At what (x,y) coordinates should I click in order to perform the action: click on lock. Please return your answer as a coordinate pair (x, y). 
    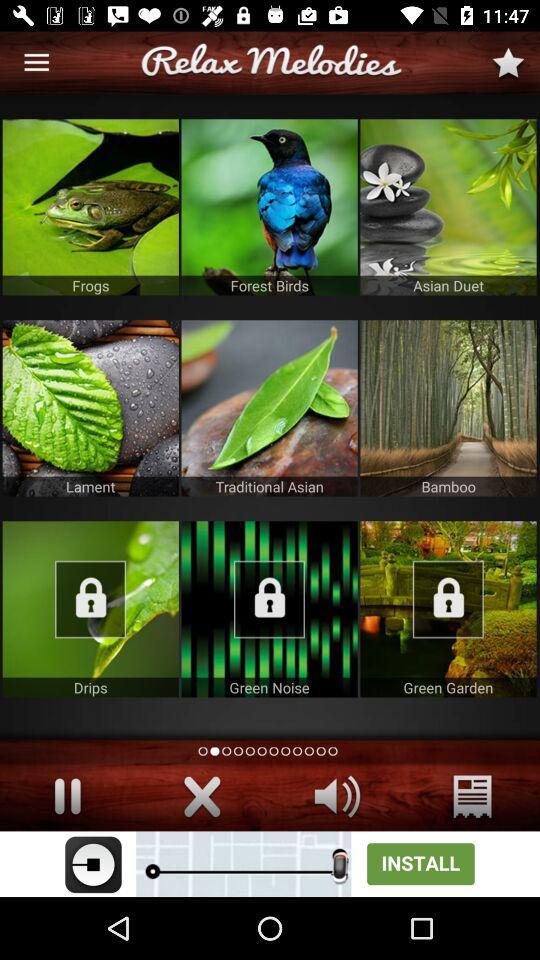
    Looking at the image, I should click on (448, 608).